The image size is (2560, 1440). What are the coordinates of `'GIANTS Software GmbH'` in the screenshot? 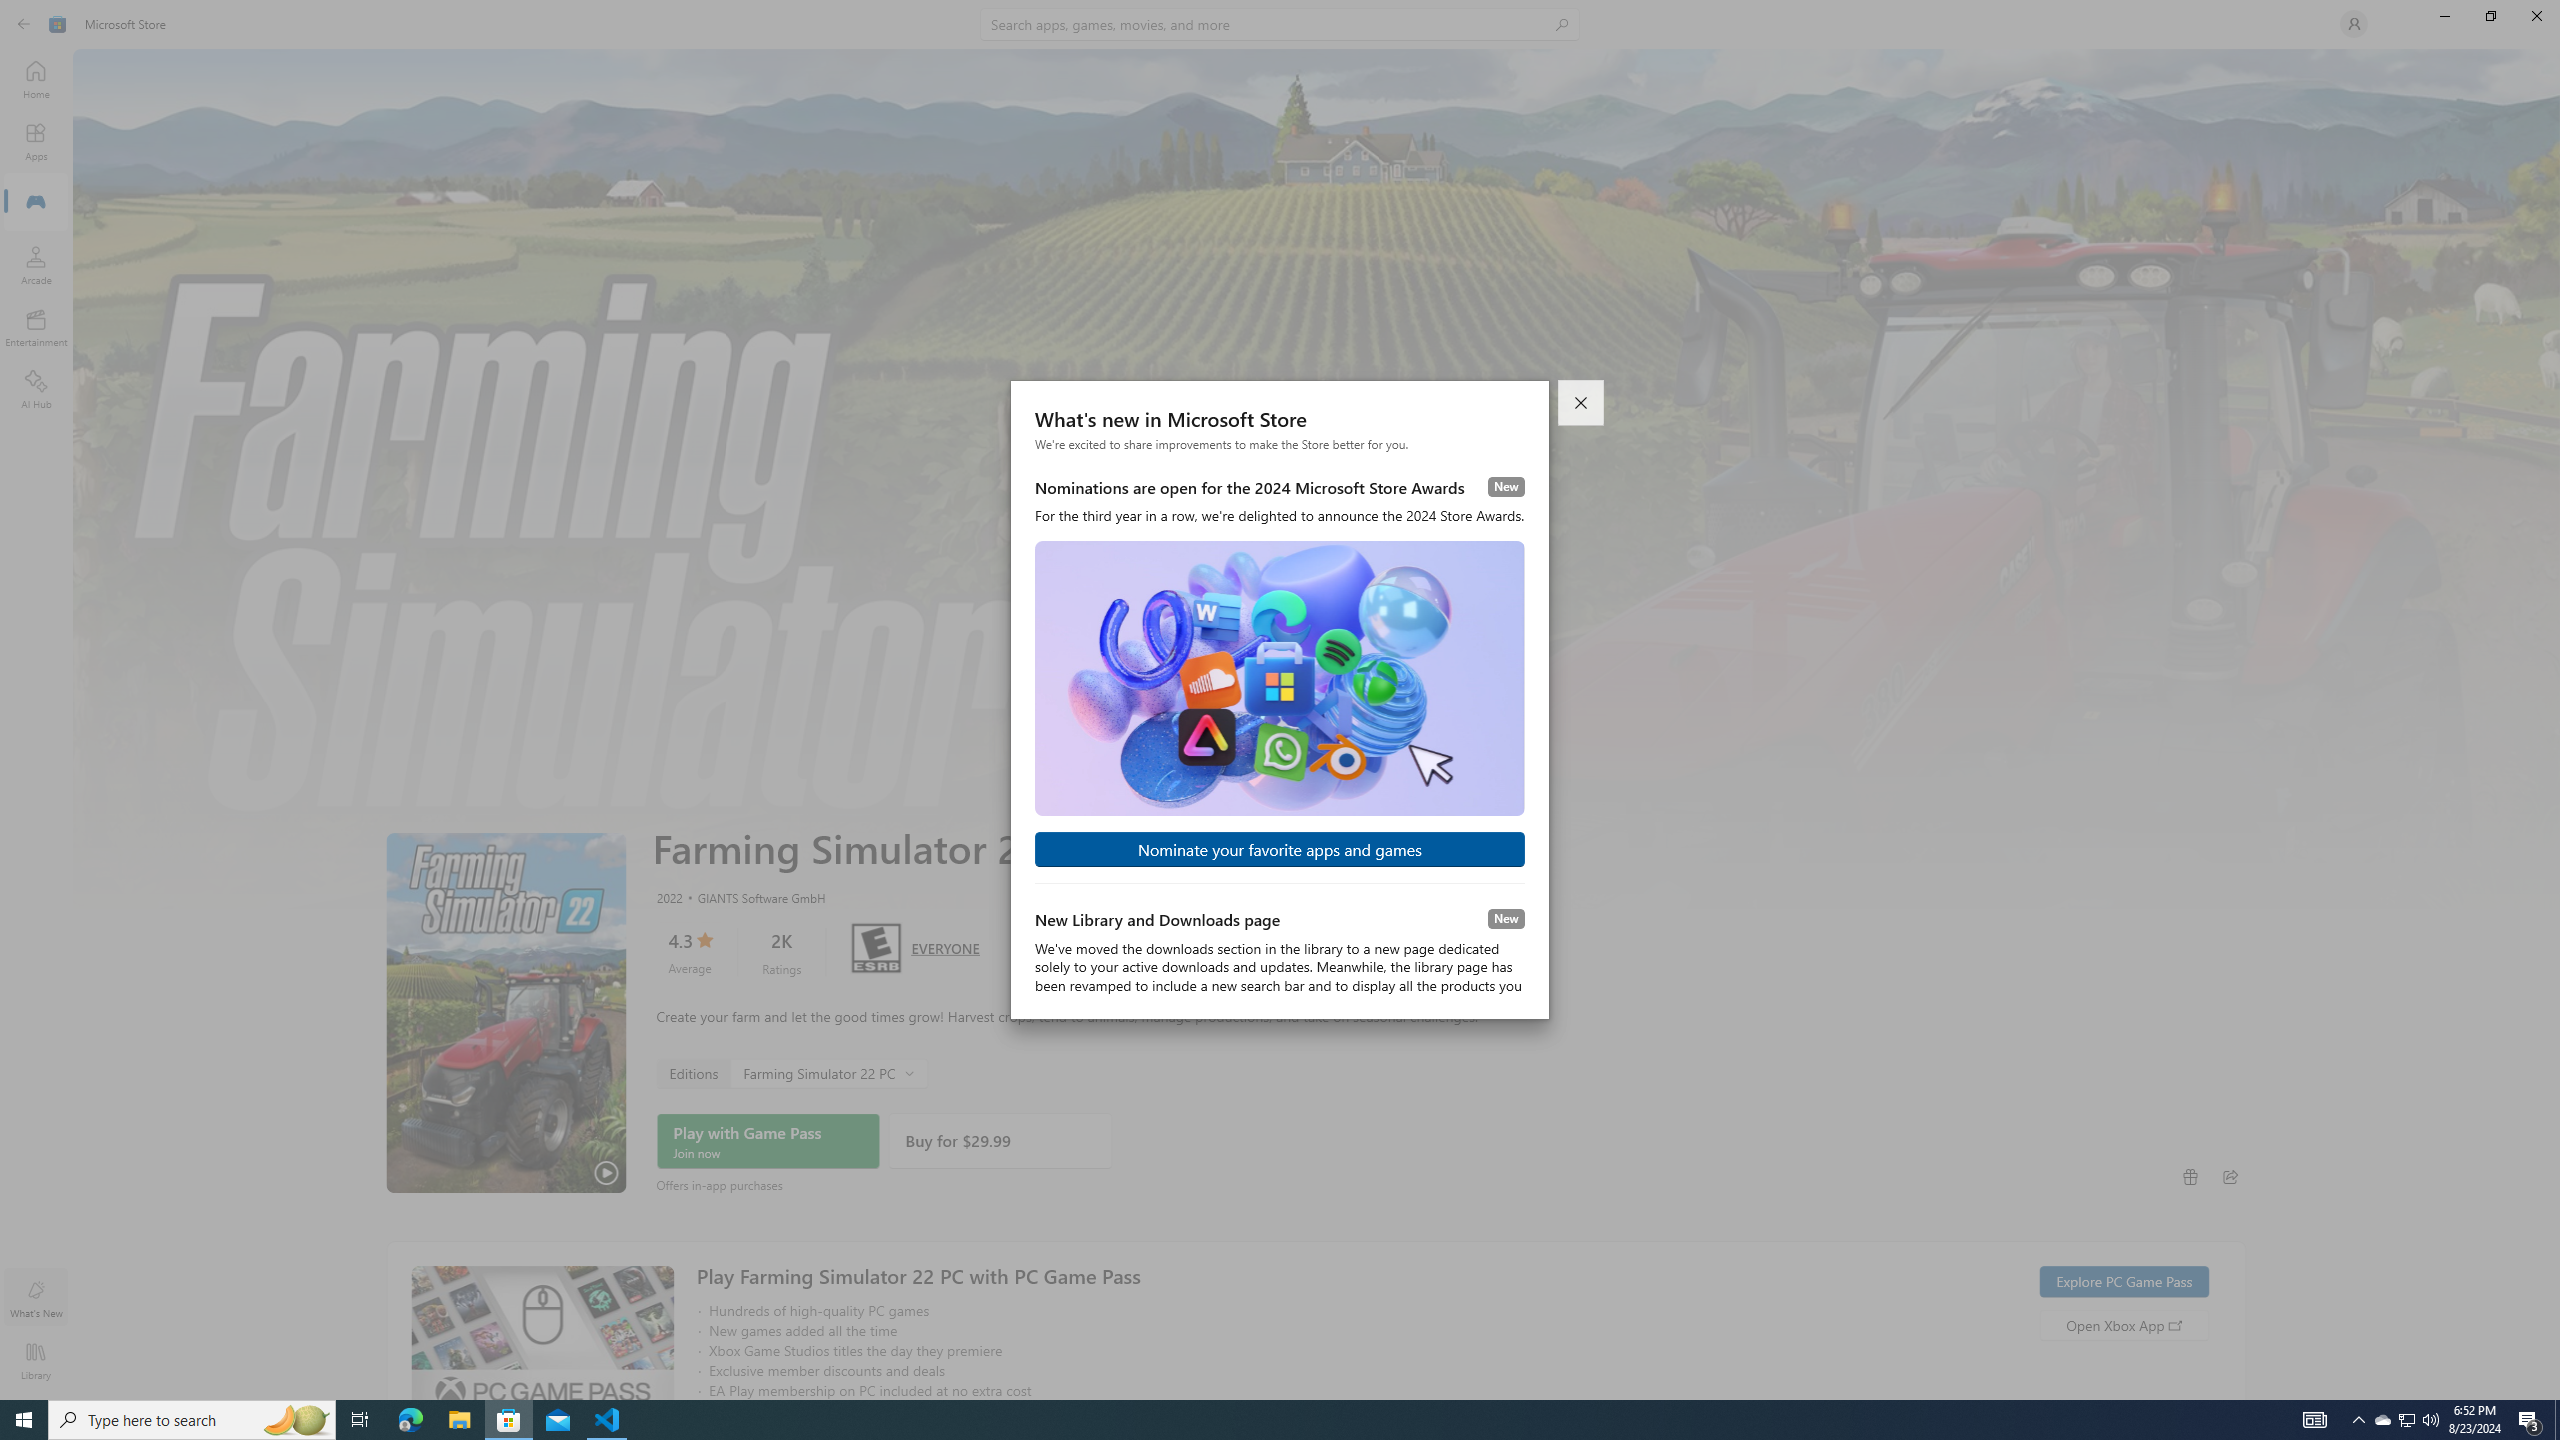 It's located at (751, 896).